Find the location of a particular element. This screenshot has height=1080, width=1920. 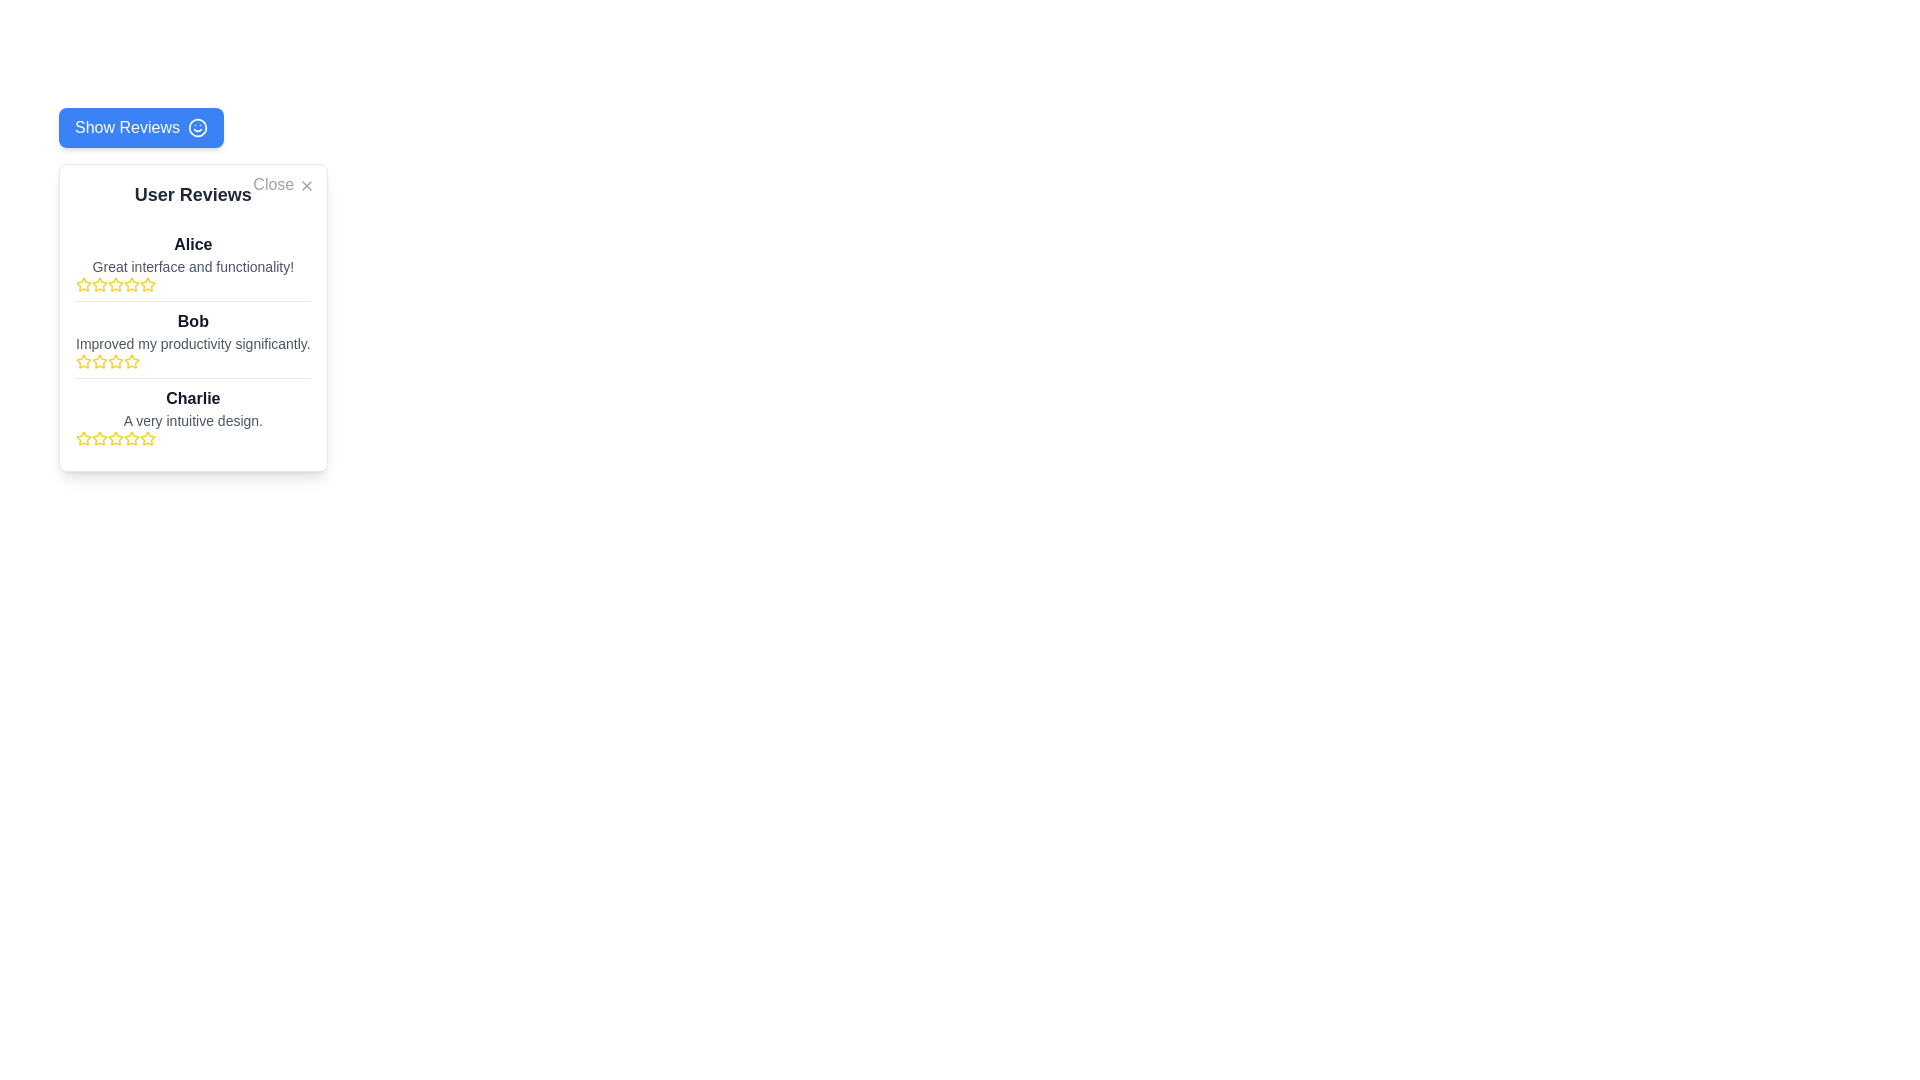

the first star icon in the rating component for the review of 'Bob' located in the second review block is located at coordinates (82, 362).